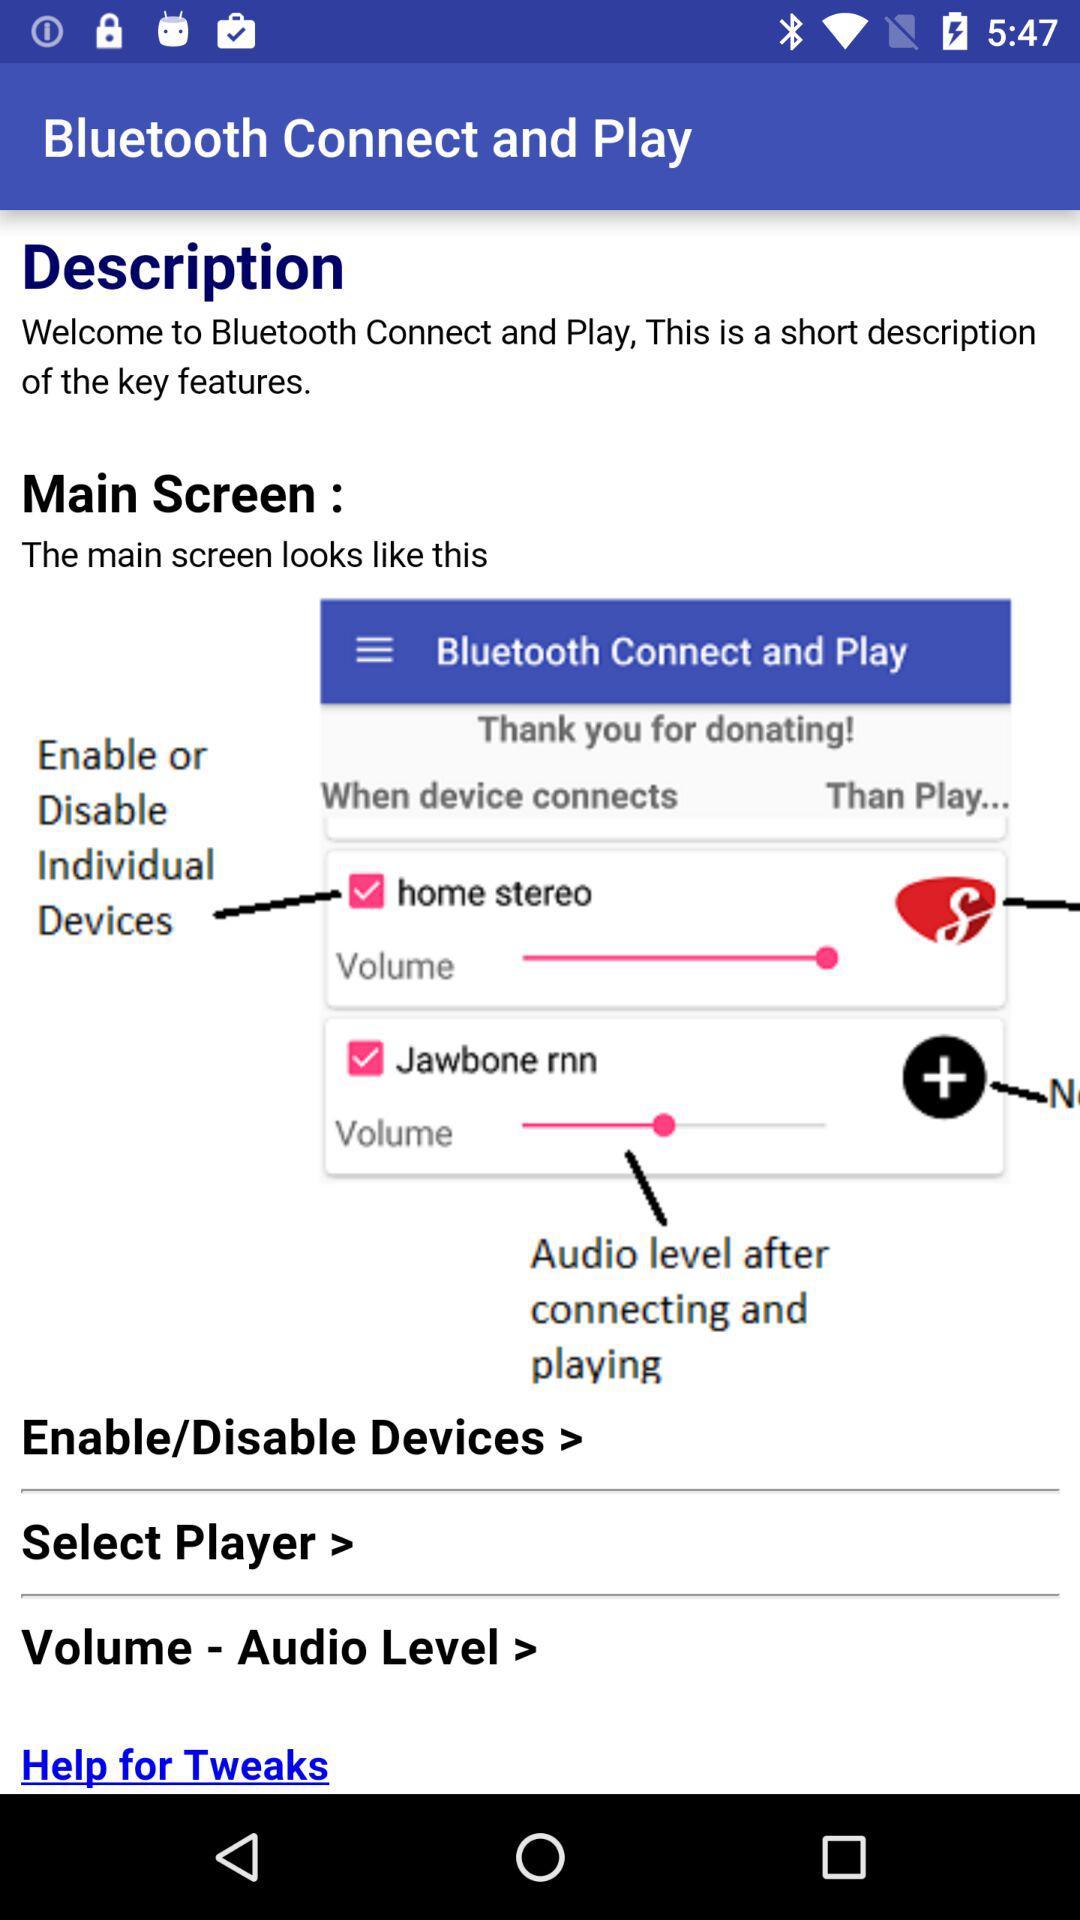  What do you see at coordinates (540, 1002) in the screenshot?
I see `description of key features` at bounding box center [540, 1002].